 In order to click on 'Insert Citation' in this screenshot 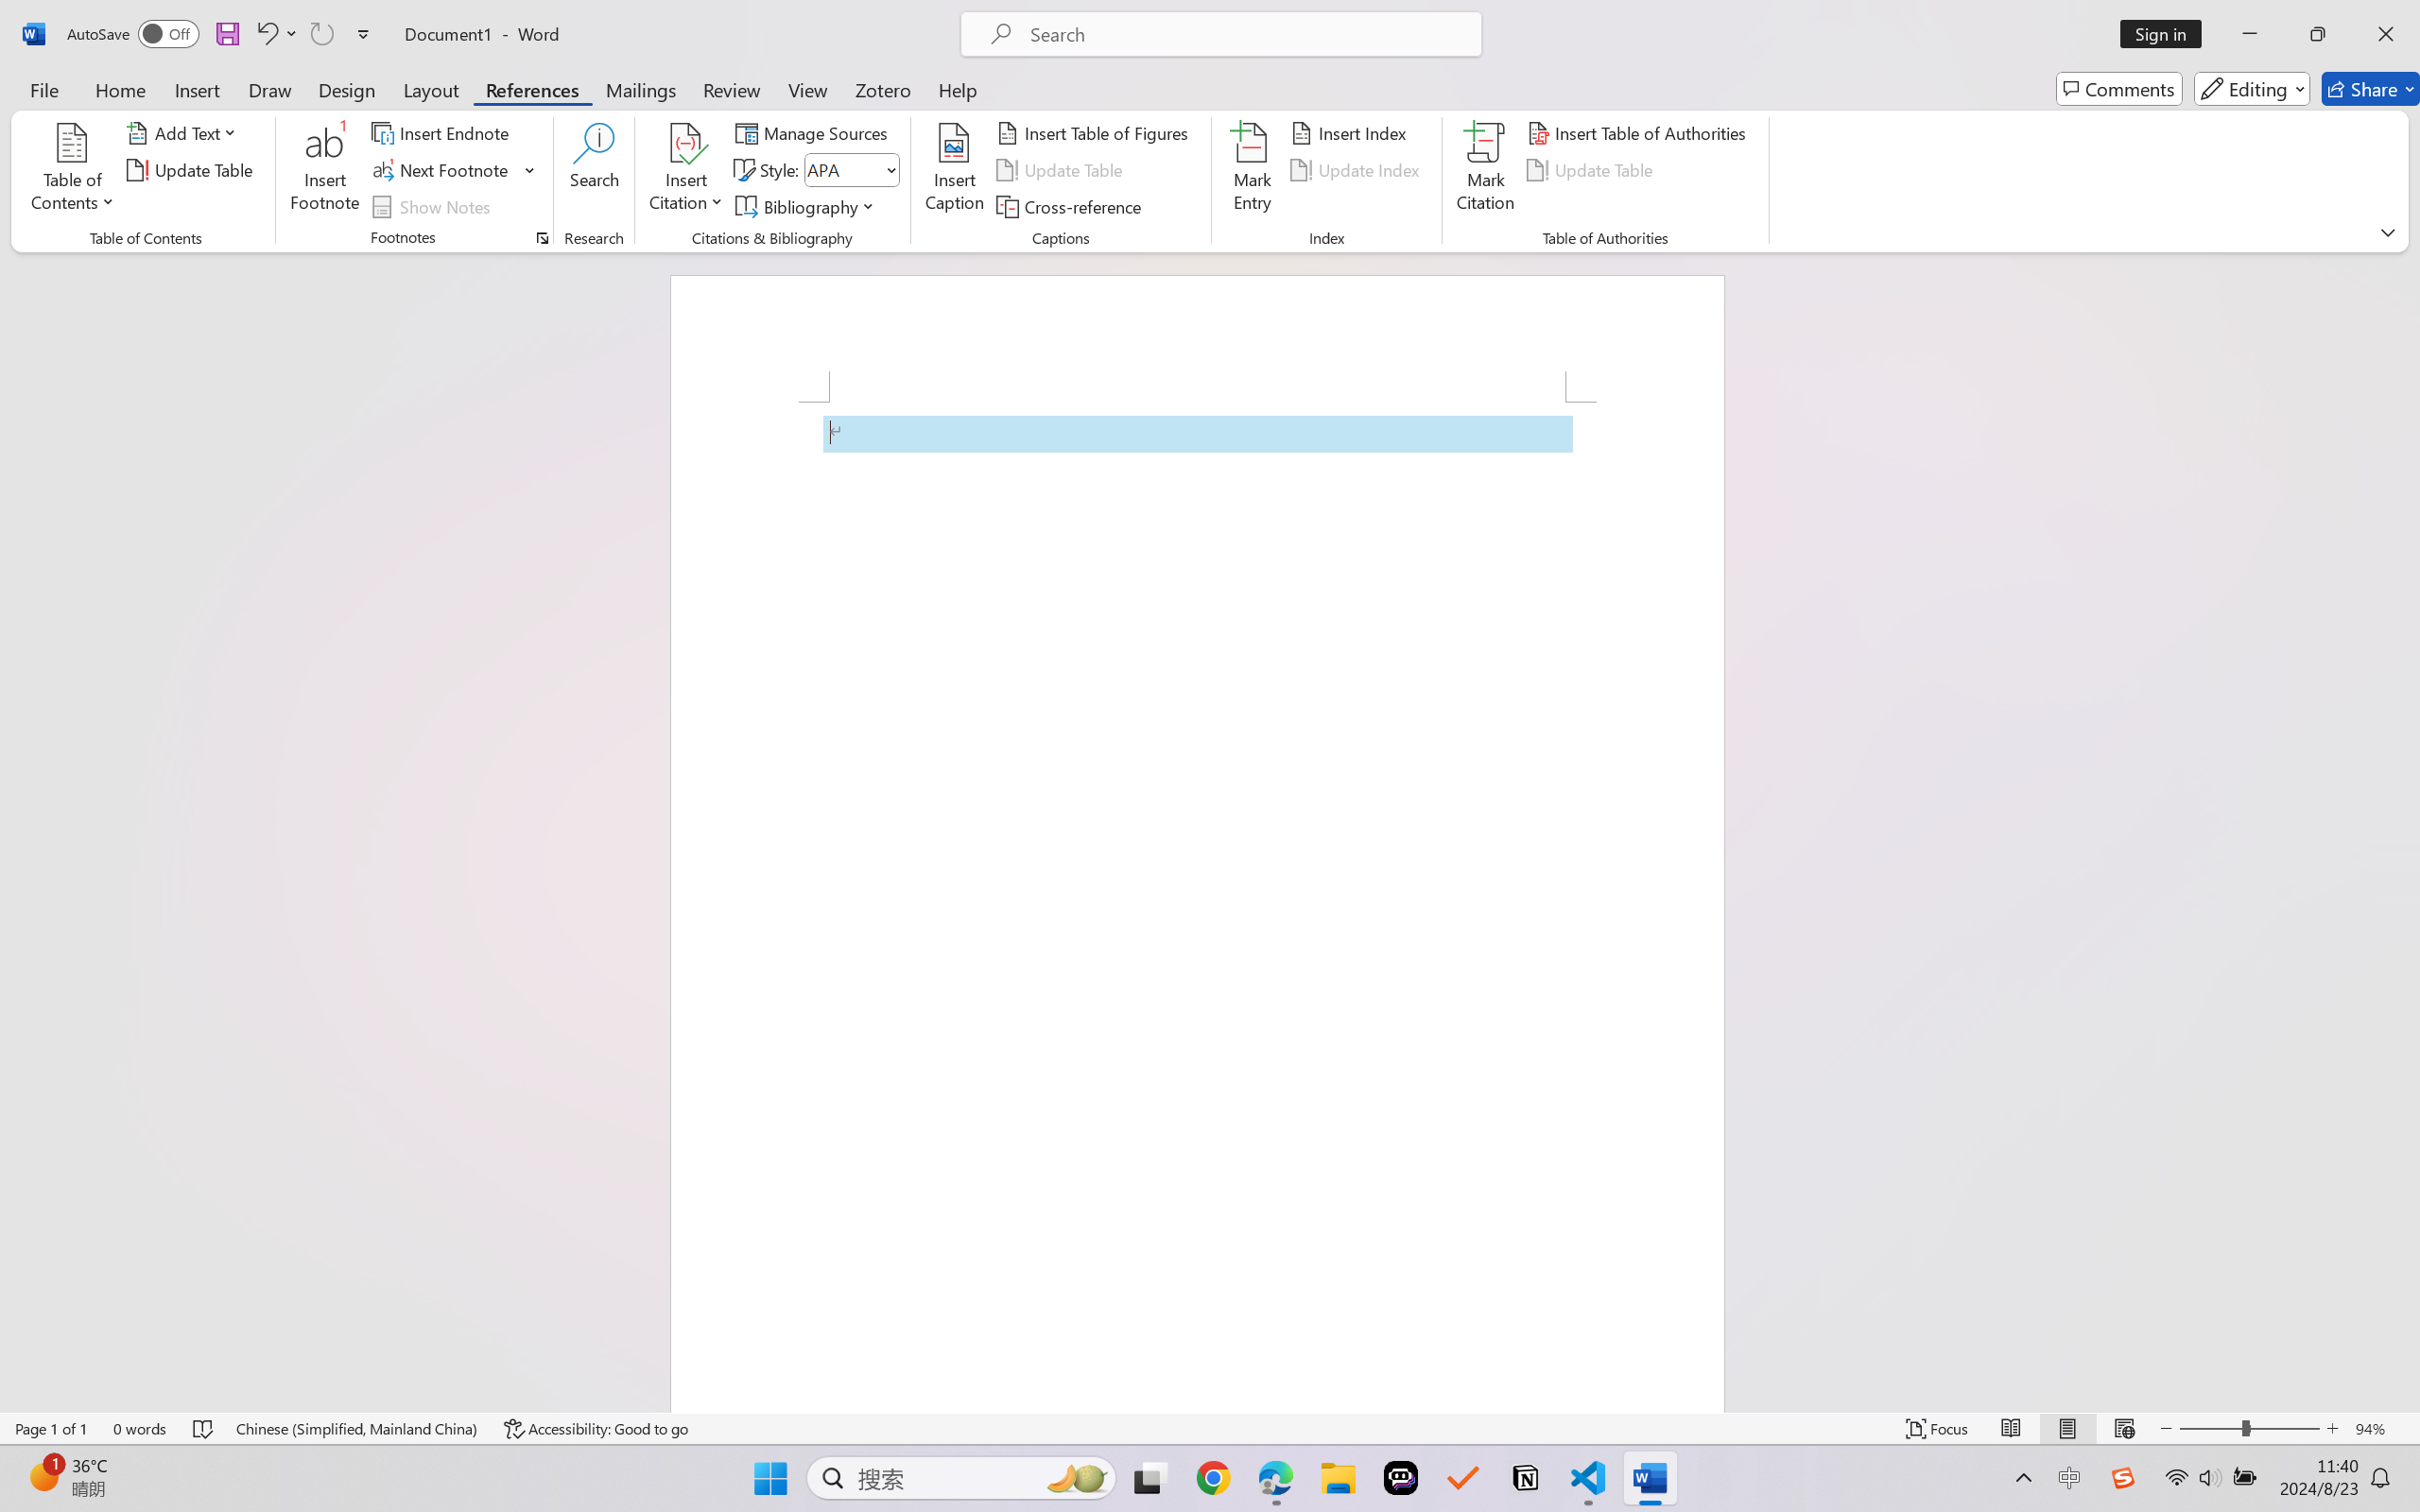, I will do `click(684, 170)`.